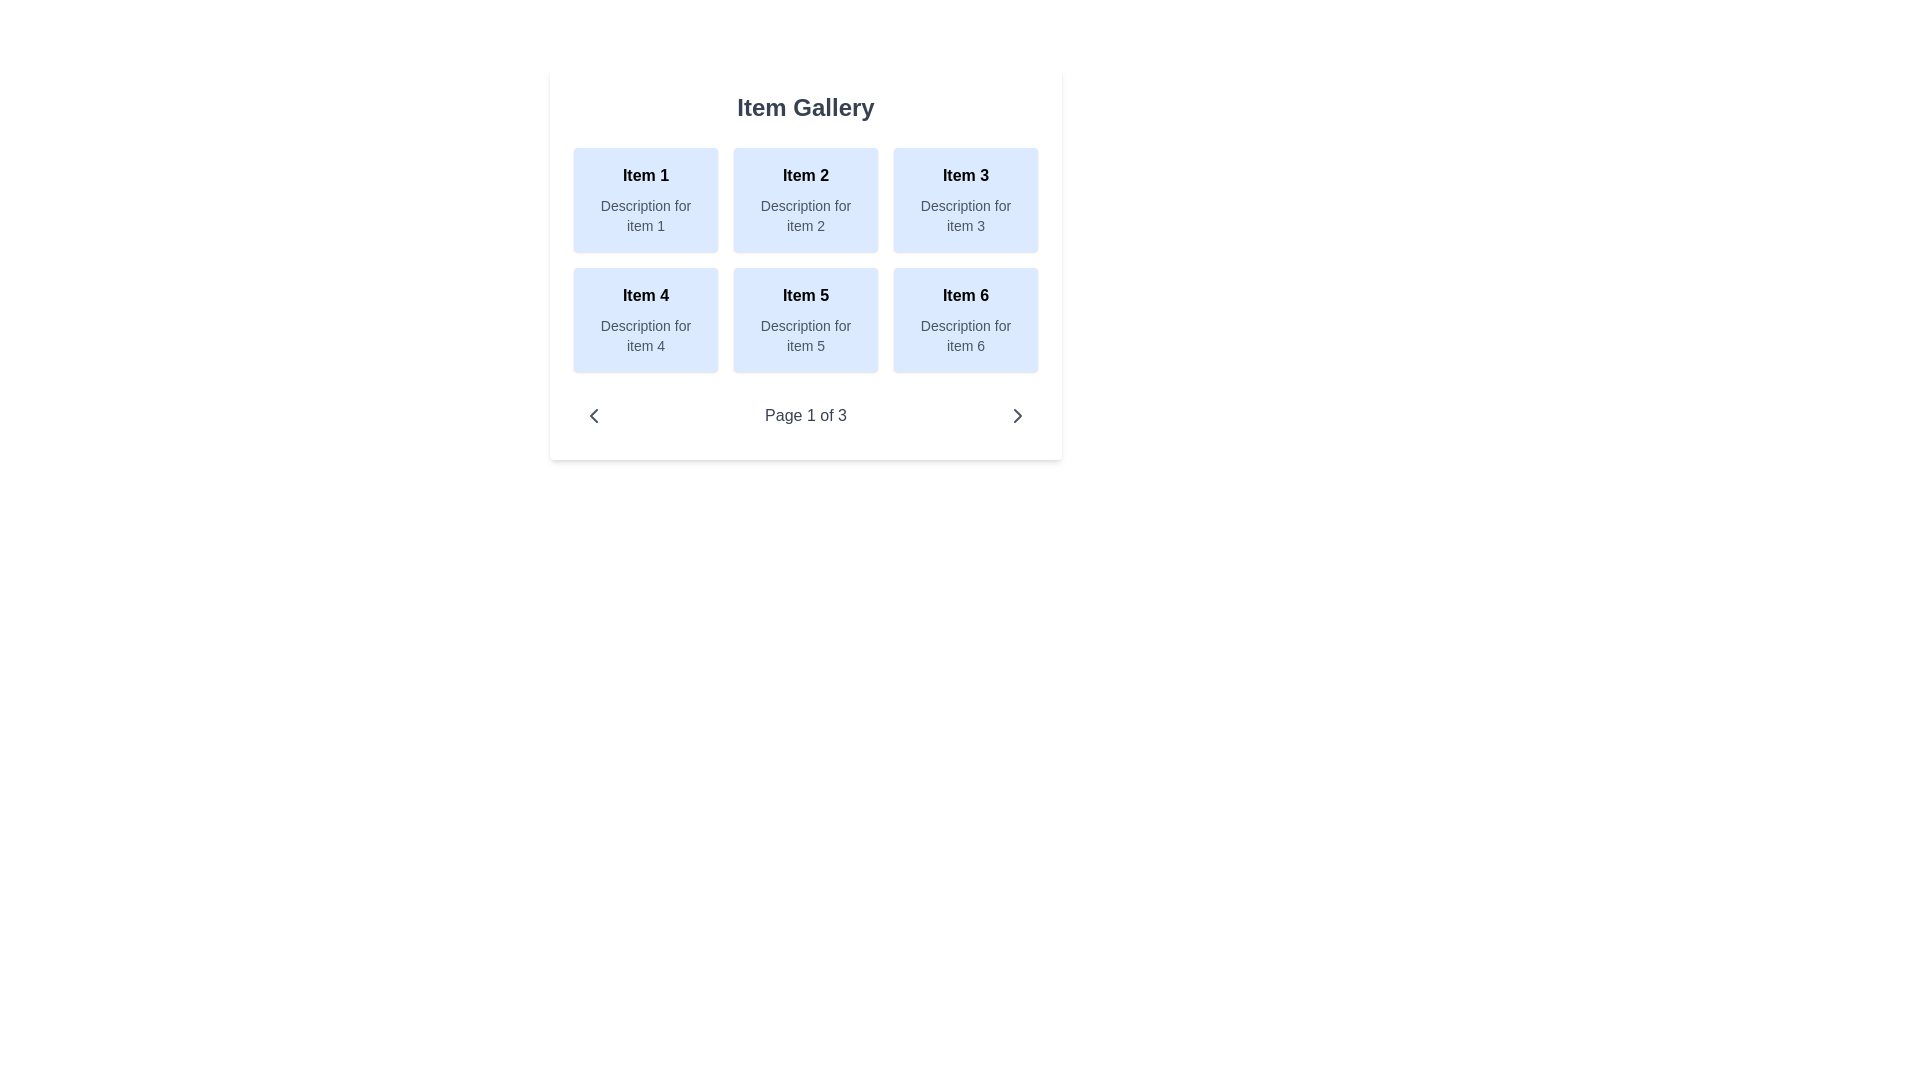  I want to click on displayed text of the Text component showing 'Description for item 4', which is located beneath the title 'Item 4' in the fourth item box of the grid layout, so click(646, 334).